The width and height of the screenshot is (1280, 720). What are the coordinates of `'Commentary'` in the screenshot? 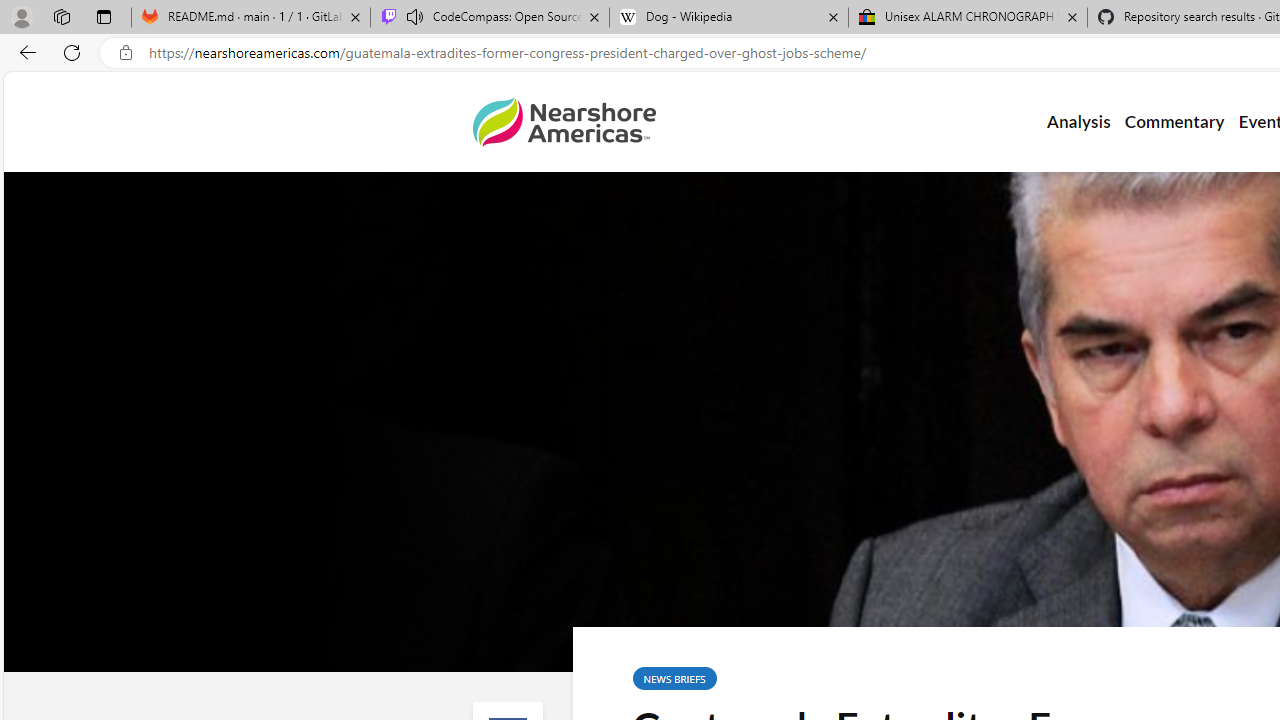 It's located at (1174, 122).